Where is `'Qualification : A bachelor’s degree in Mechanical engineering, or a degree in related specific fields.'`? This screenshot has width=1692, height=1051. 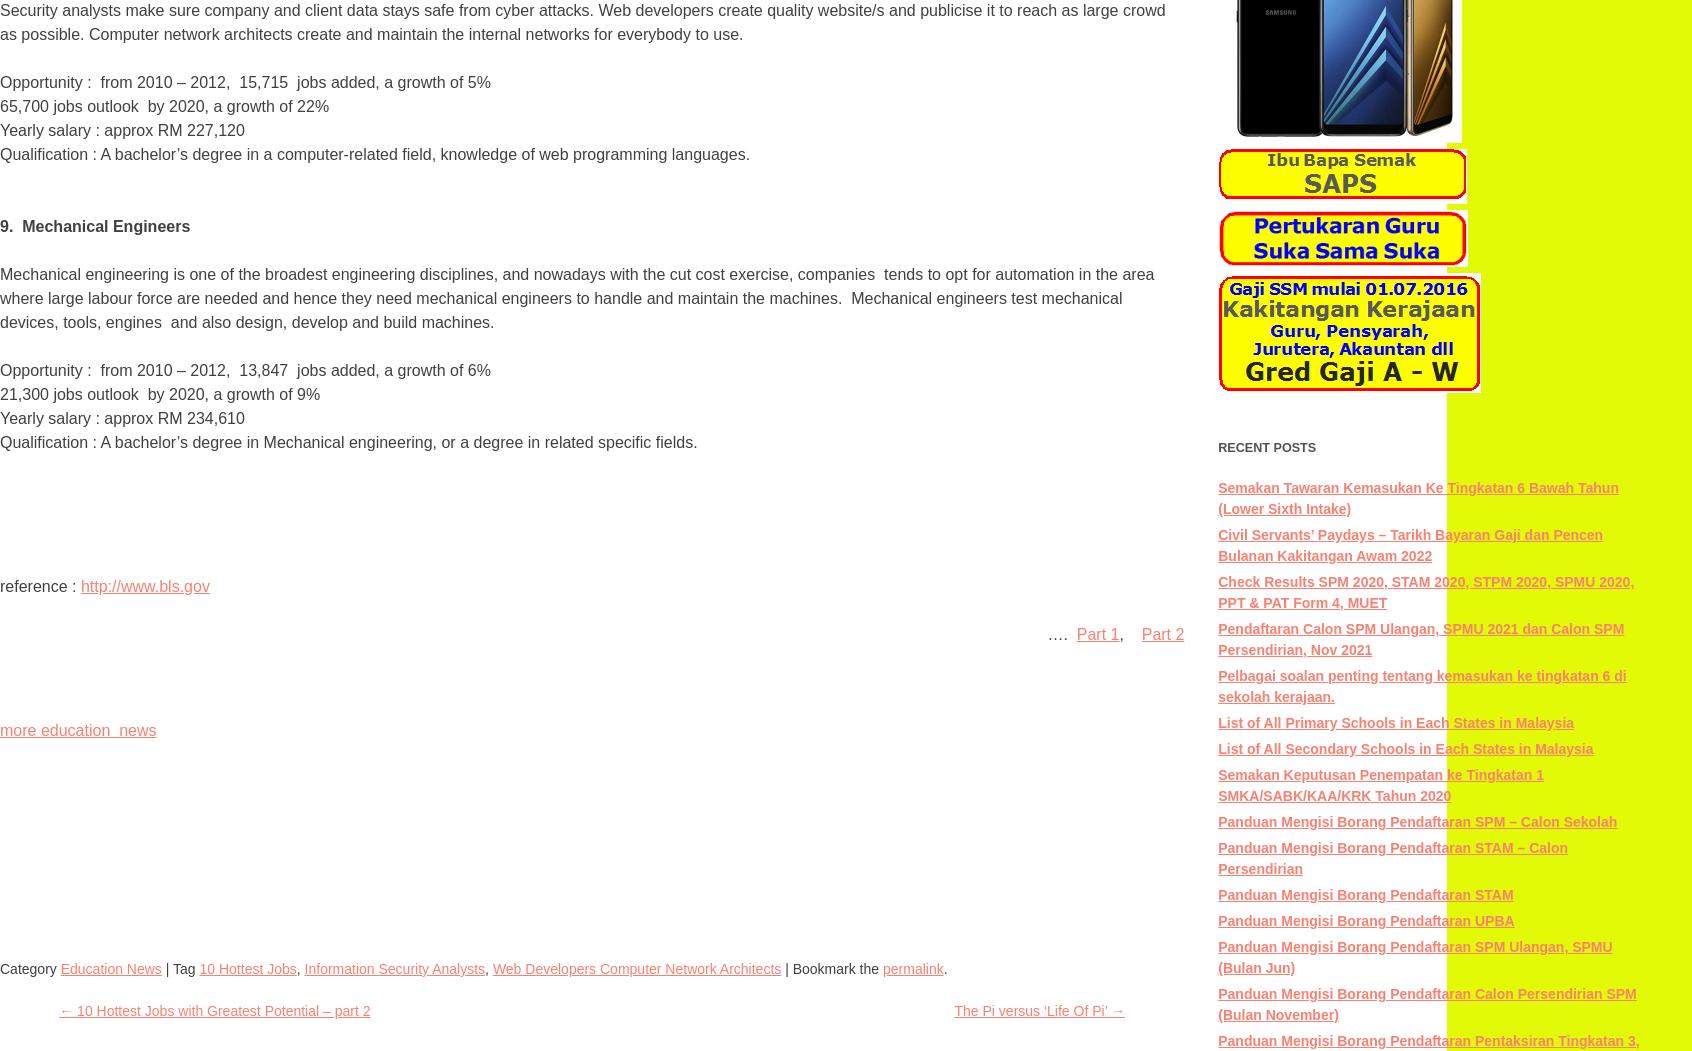
'Qualification : A bachelor’s degree in Mechanical engineering, or a degree in related specific fields.' is located at coordinates (347, 442).